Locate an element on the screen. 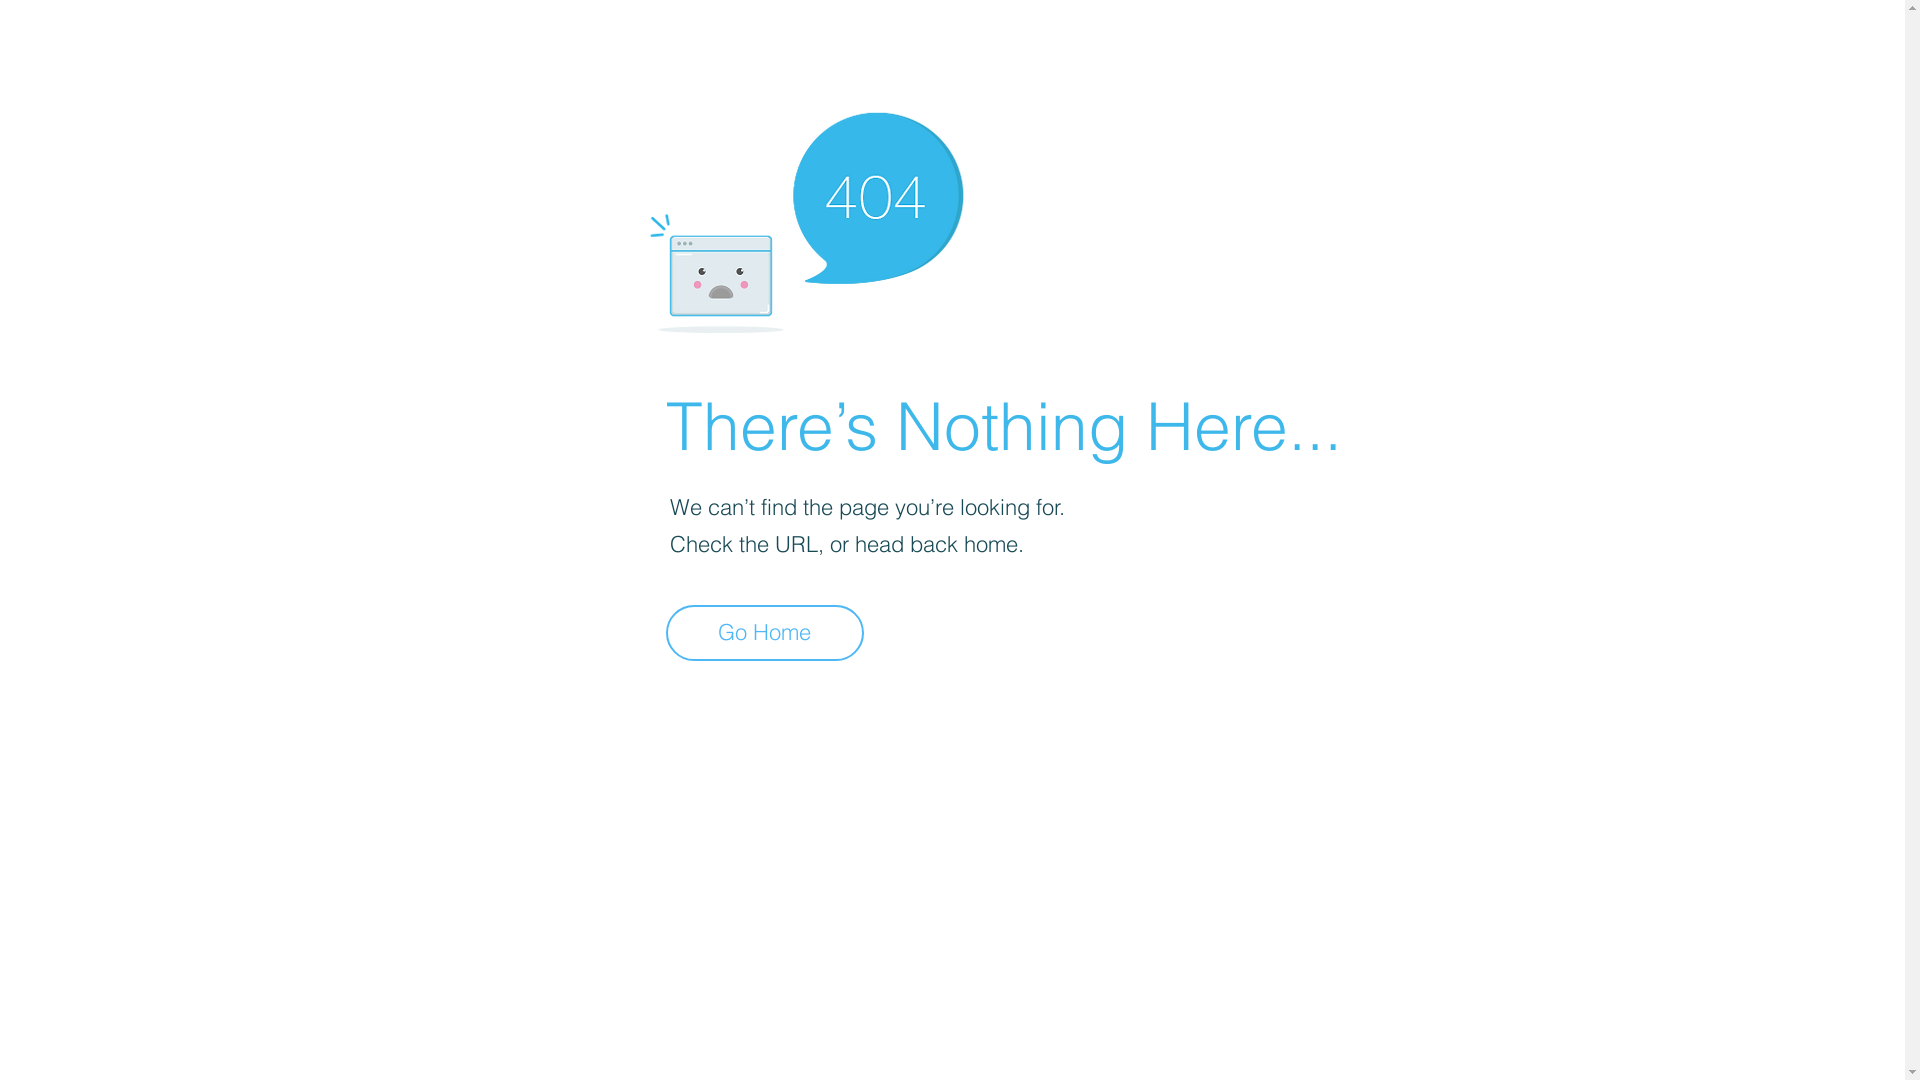  '404-icon_2.png' is located at coordinates (805, 217).